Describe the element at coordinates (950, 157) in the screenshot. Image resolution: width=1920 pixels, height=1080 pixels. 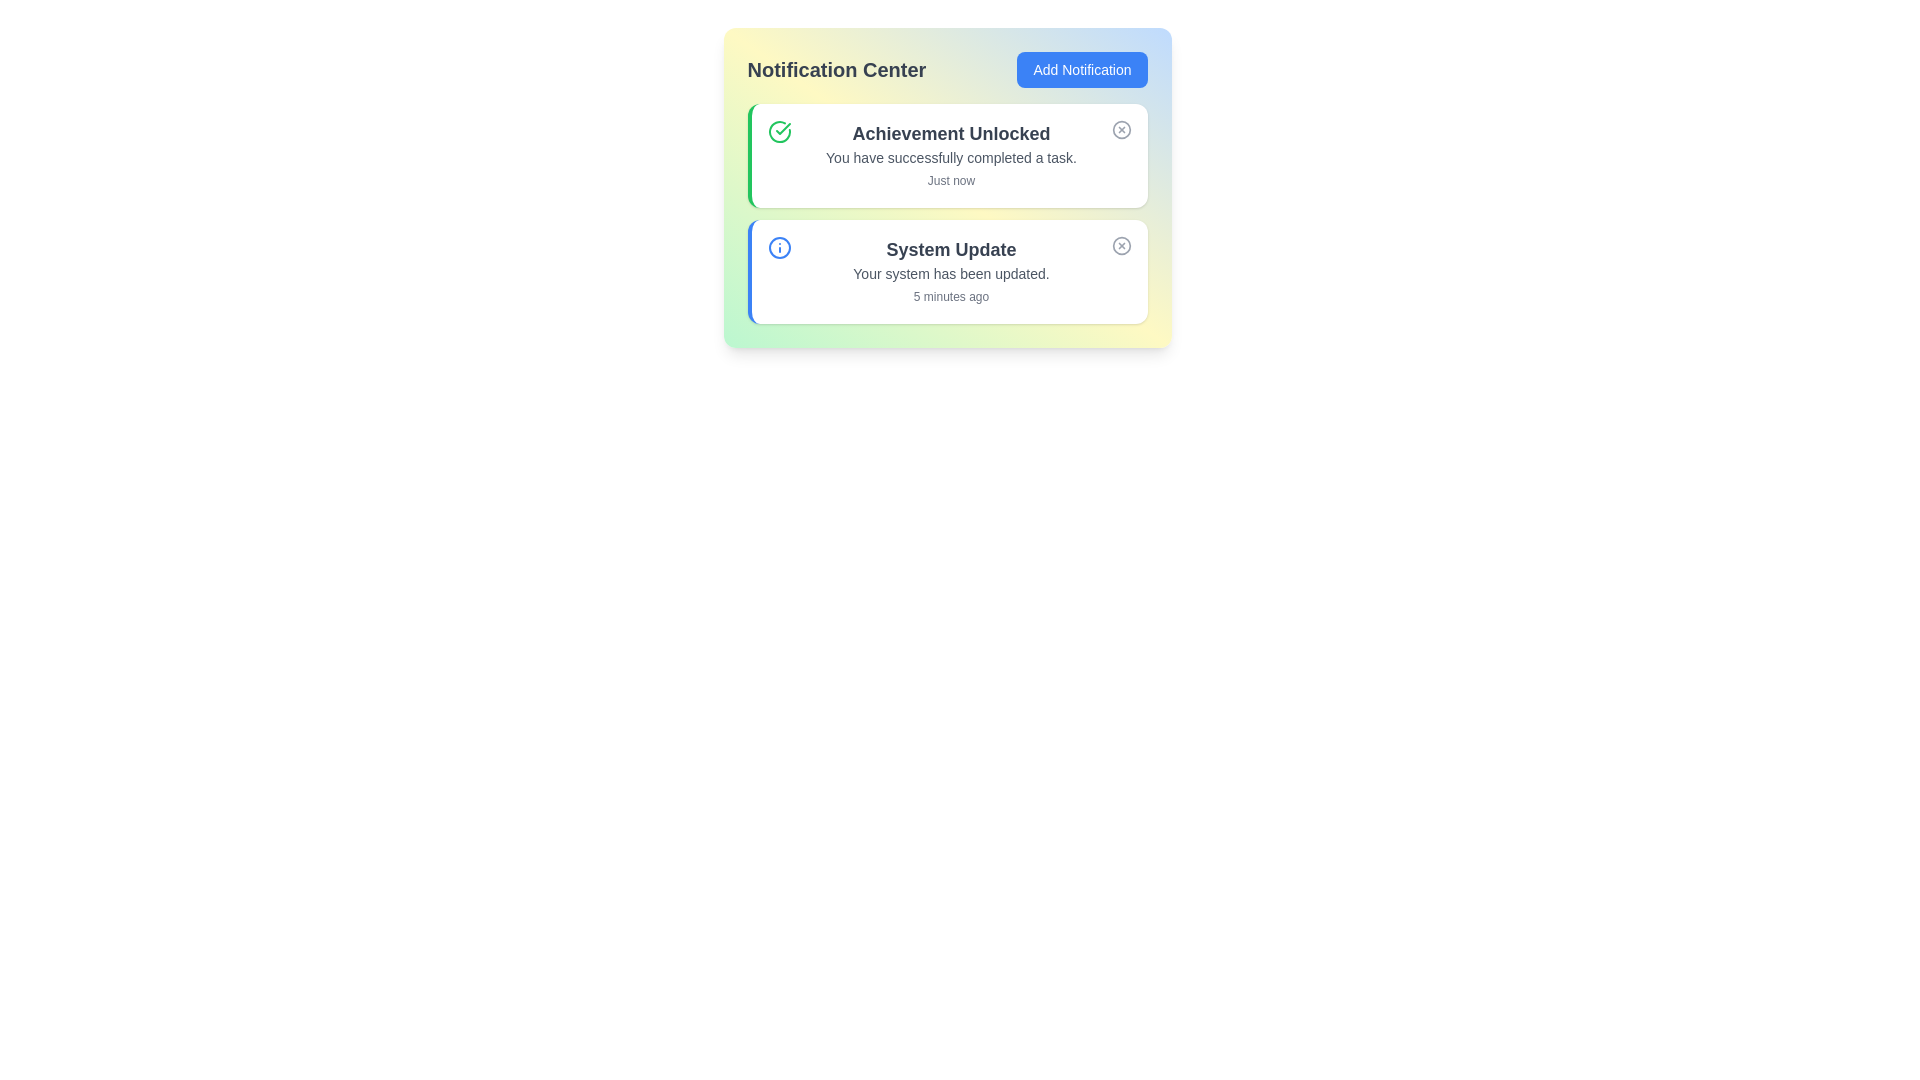
I see `the informational text label that indicates successful task completion, positioned under 'Achievement Unlocked' and above 'Just now' within the notification card` at that location.